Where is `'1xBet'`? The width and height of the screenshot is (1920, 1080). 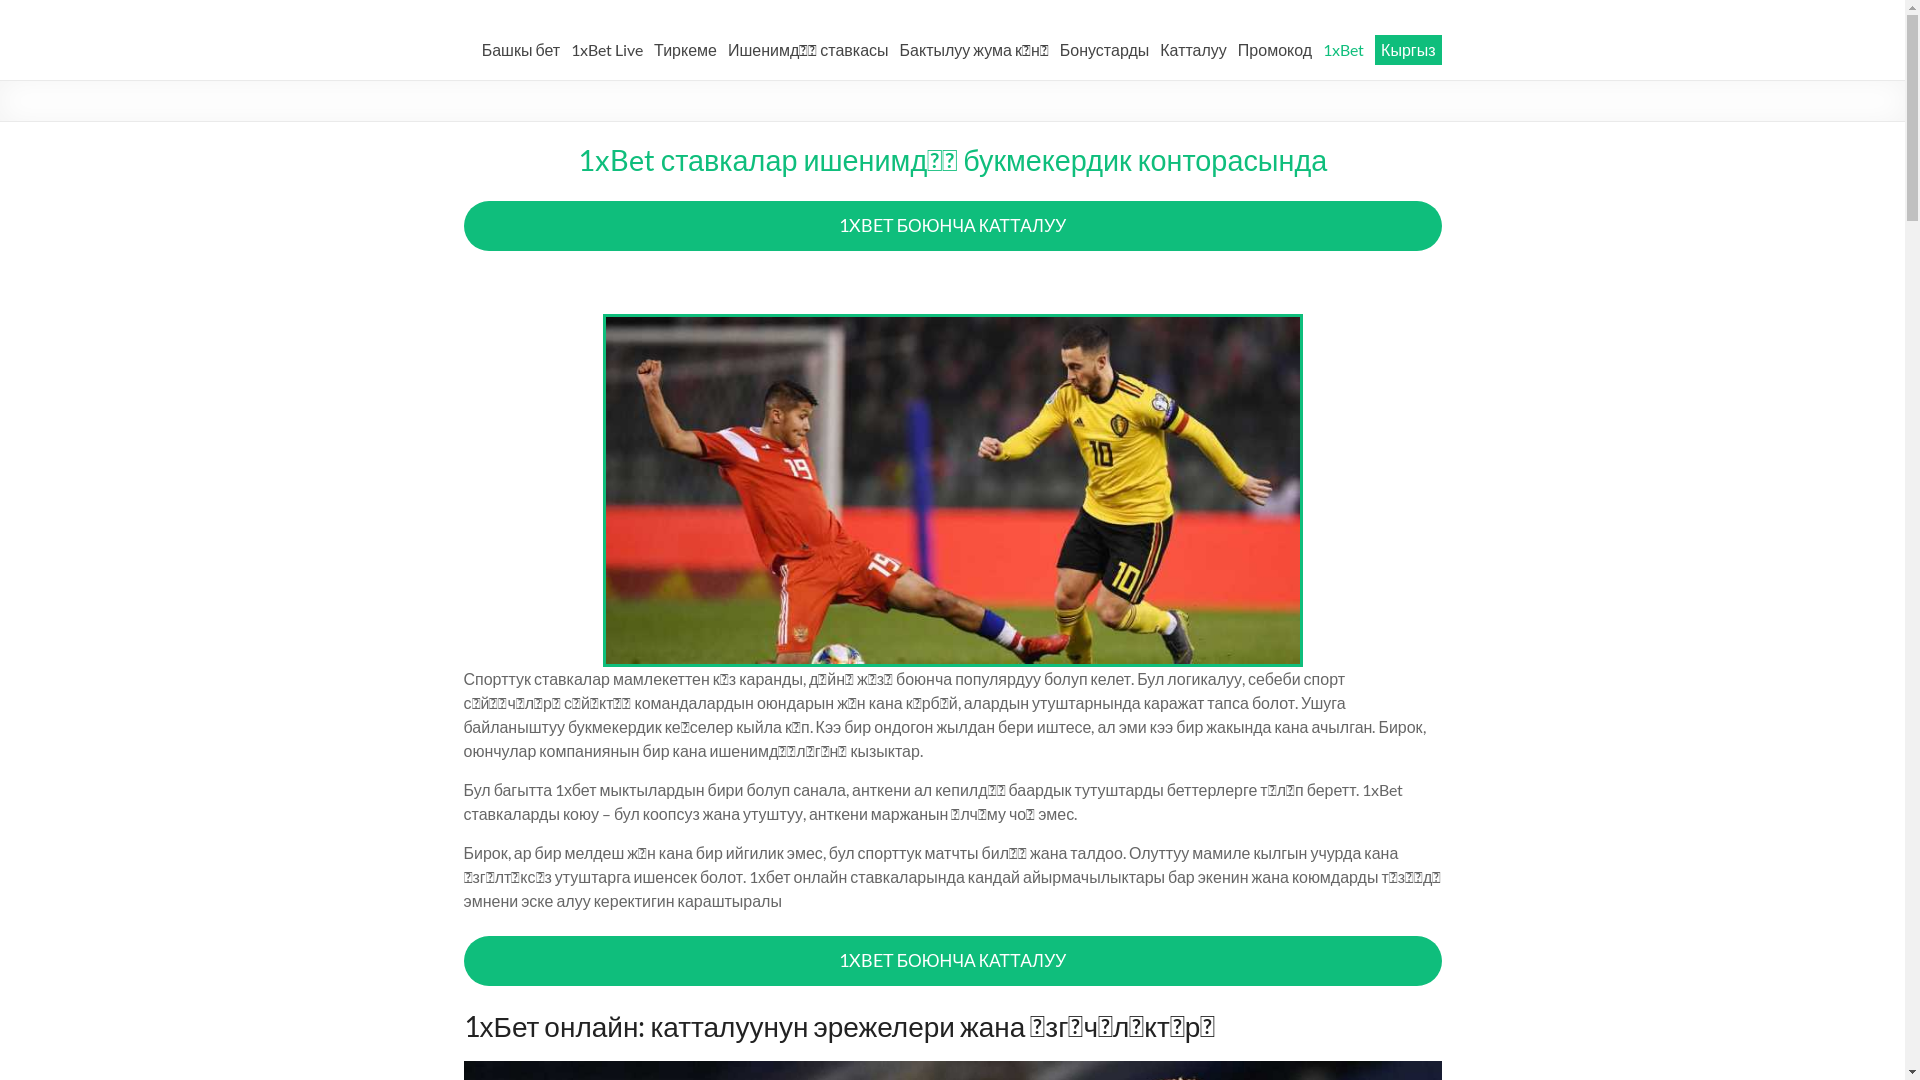
'1xBet' is located at coordinates (1343, 49).